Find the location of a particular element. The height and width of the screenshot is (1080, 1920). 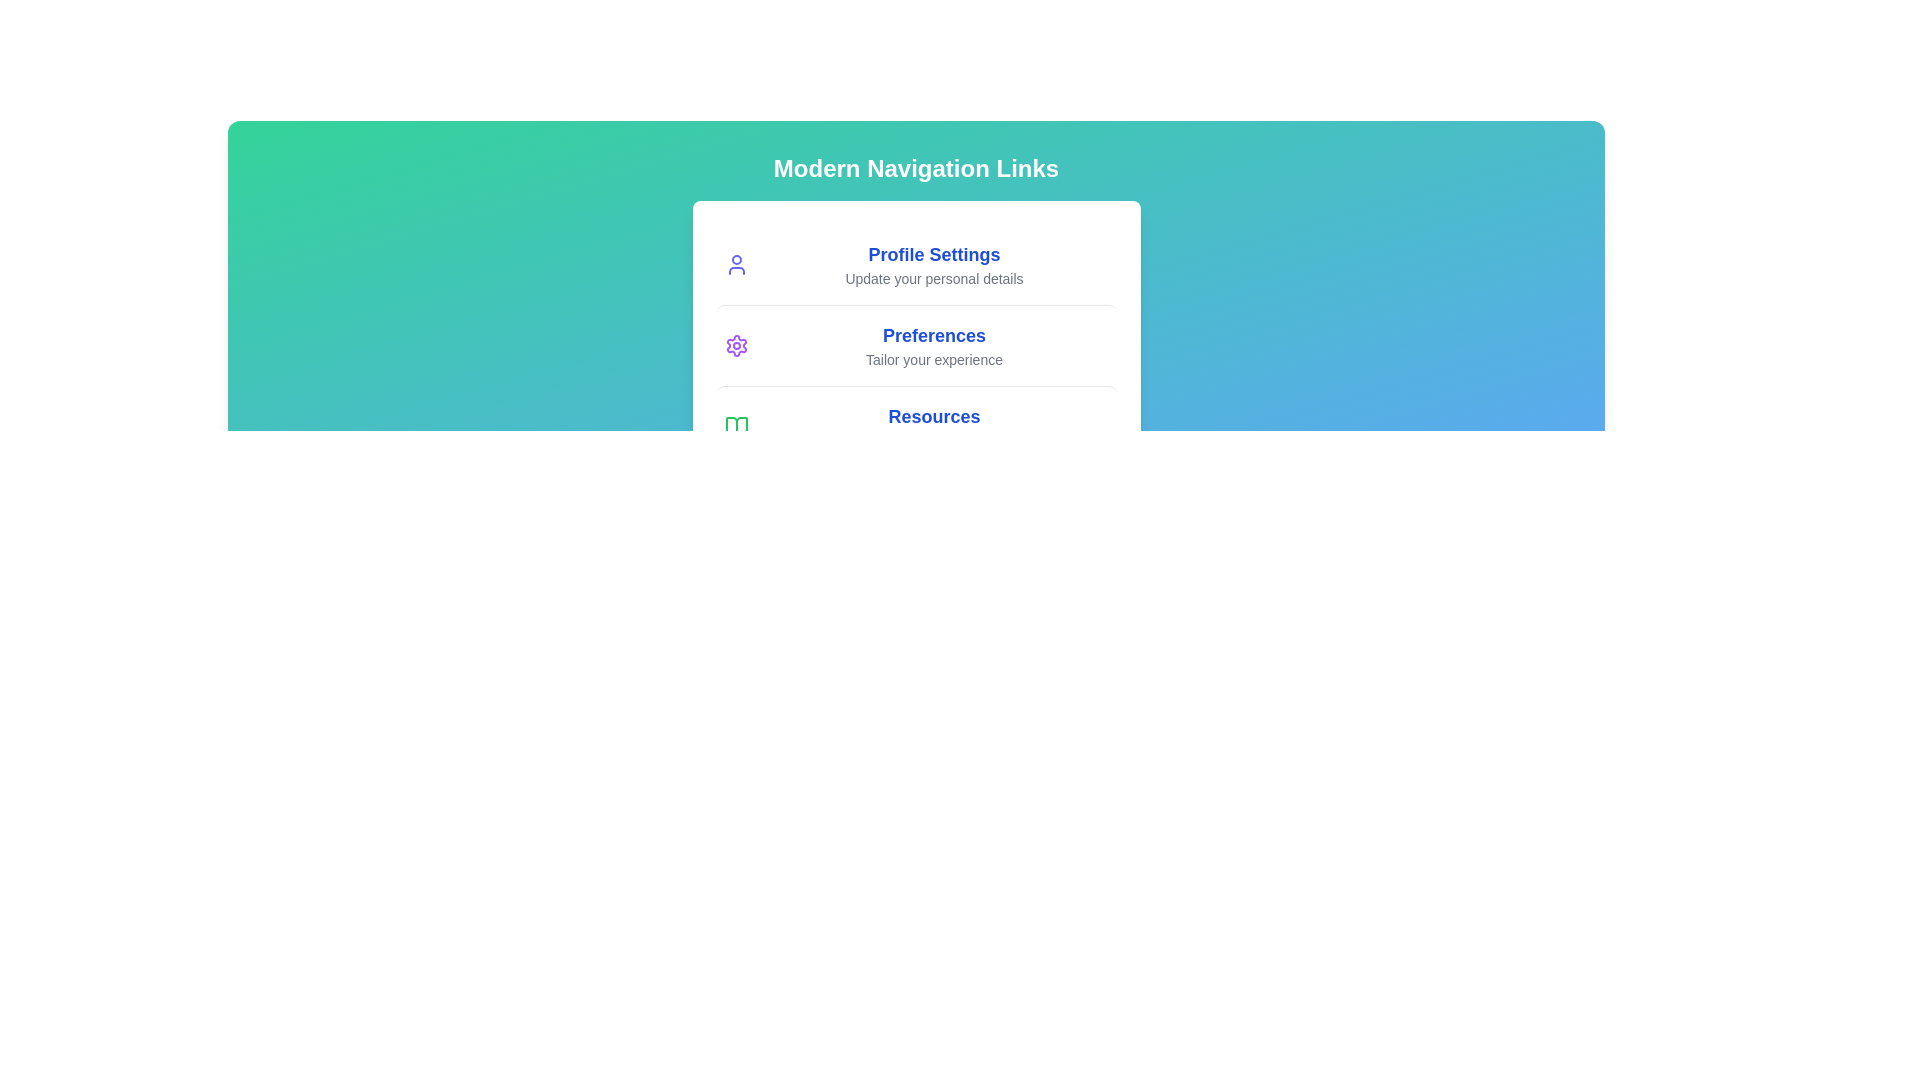

the interactive hyperlink labeled 'Preferences' is located at coordinates (933, 334).